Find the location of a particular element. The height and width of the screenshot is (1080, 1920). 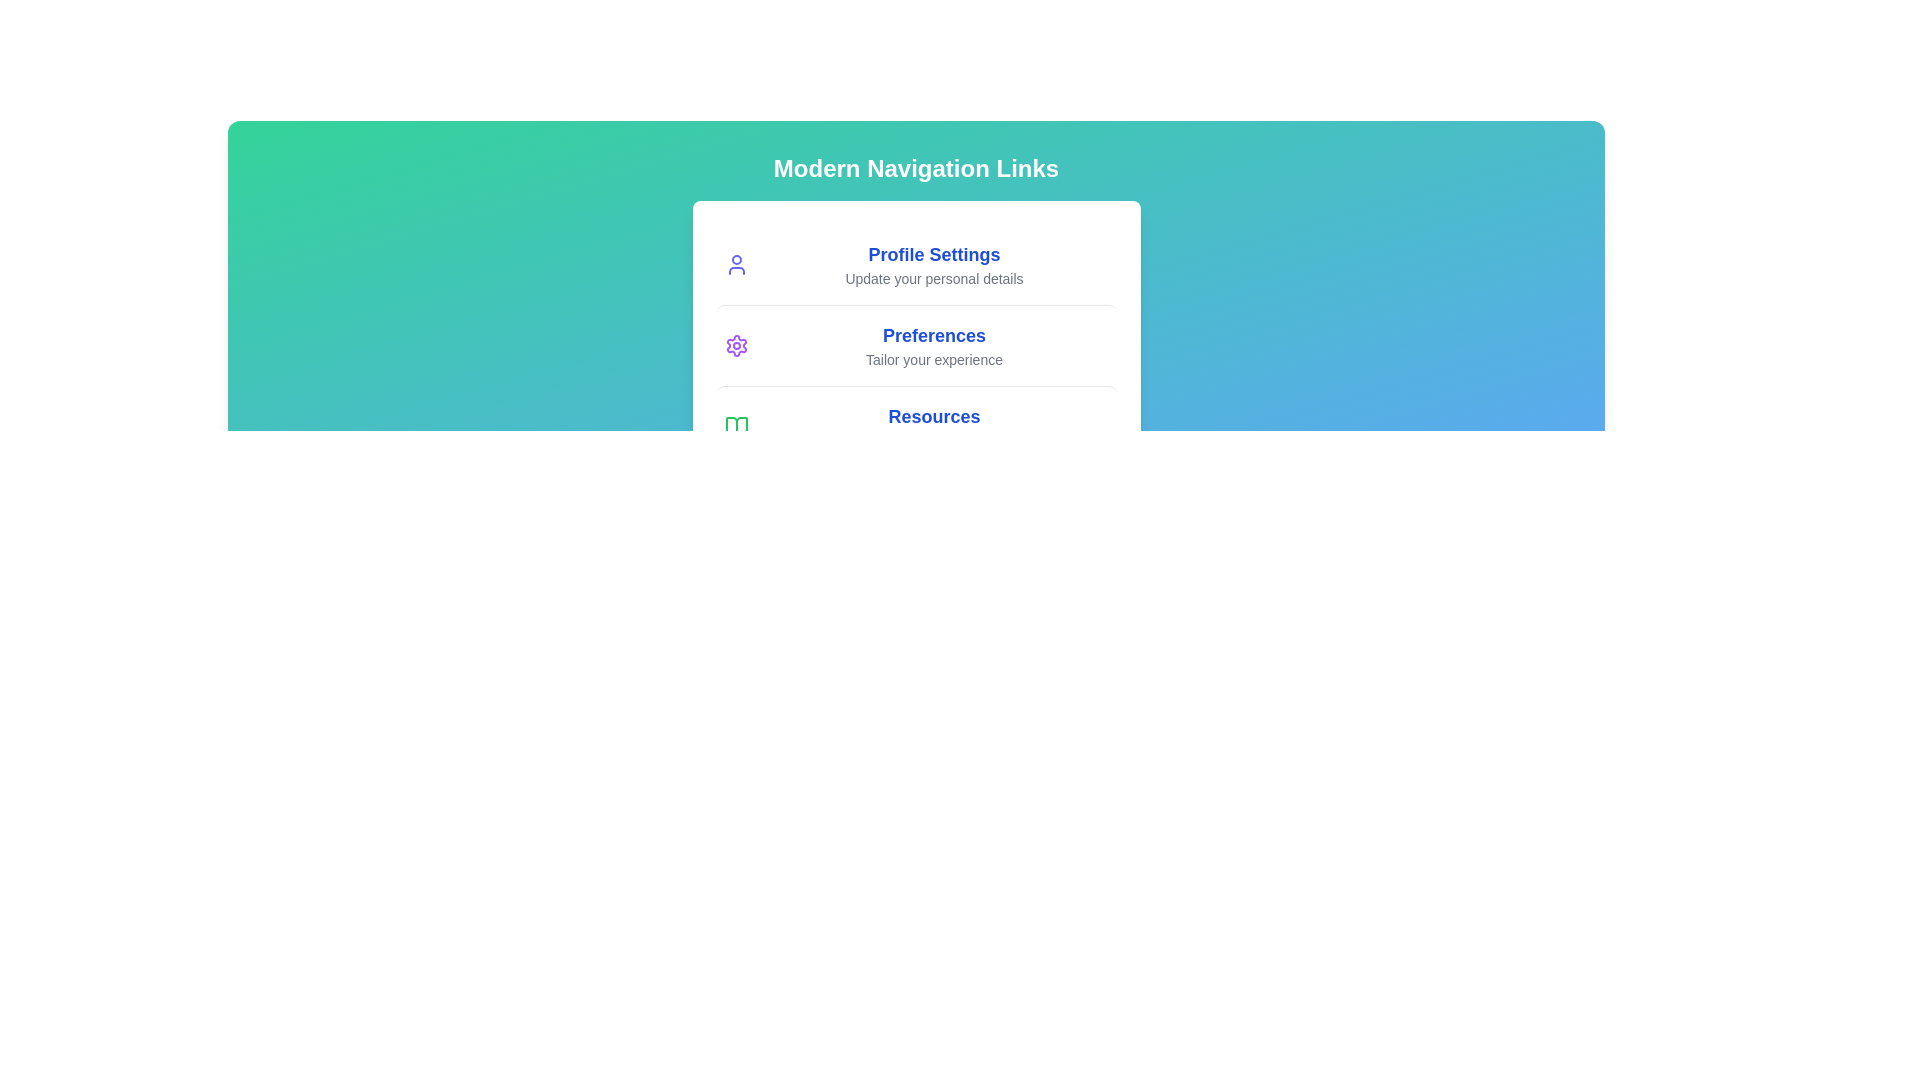

the interactive hyperlink labeled 'Preferences' is located at coordinates (933, 334).